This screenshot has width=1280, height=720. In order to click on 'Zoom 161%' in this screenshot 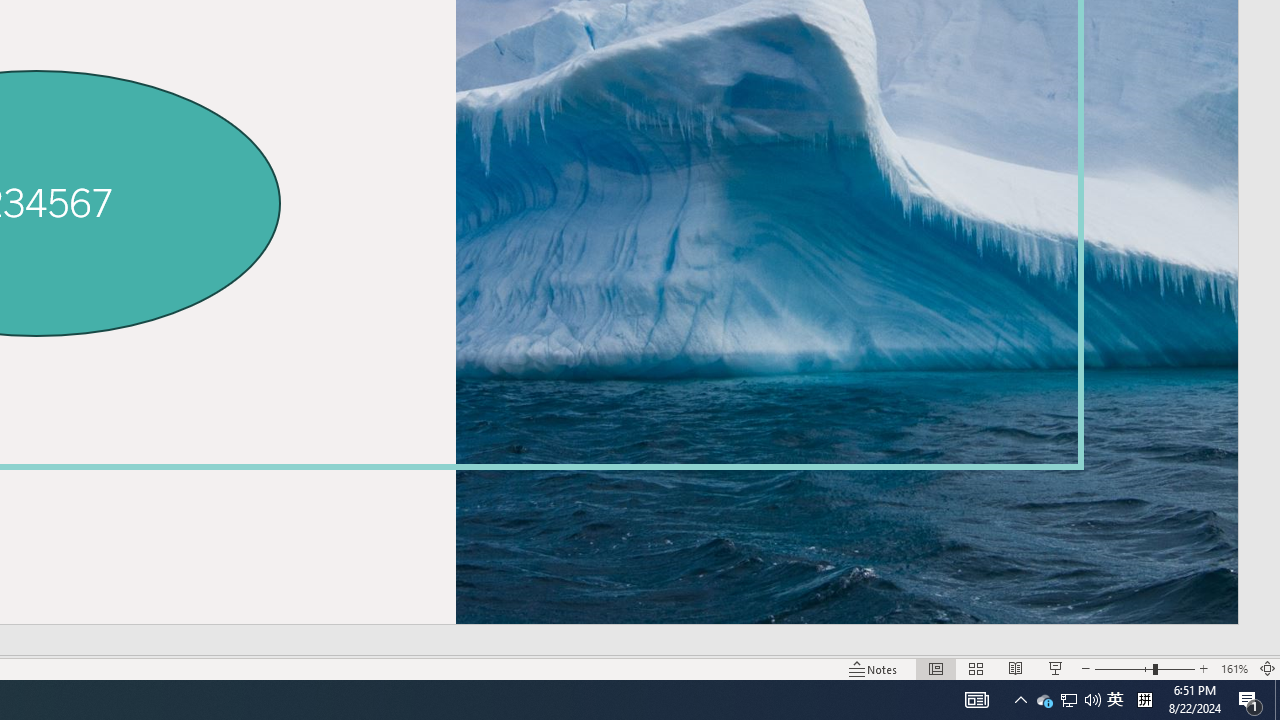, I will do `click(1233, 669)`.